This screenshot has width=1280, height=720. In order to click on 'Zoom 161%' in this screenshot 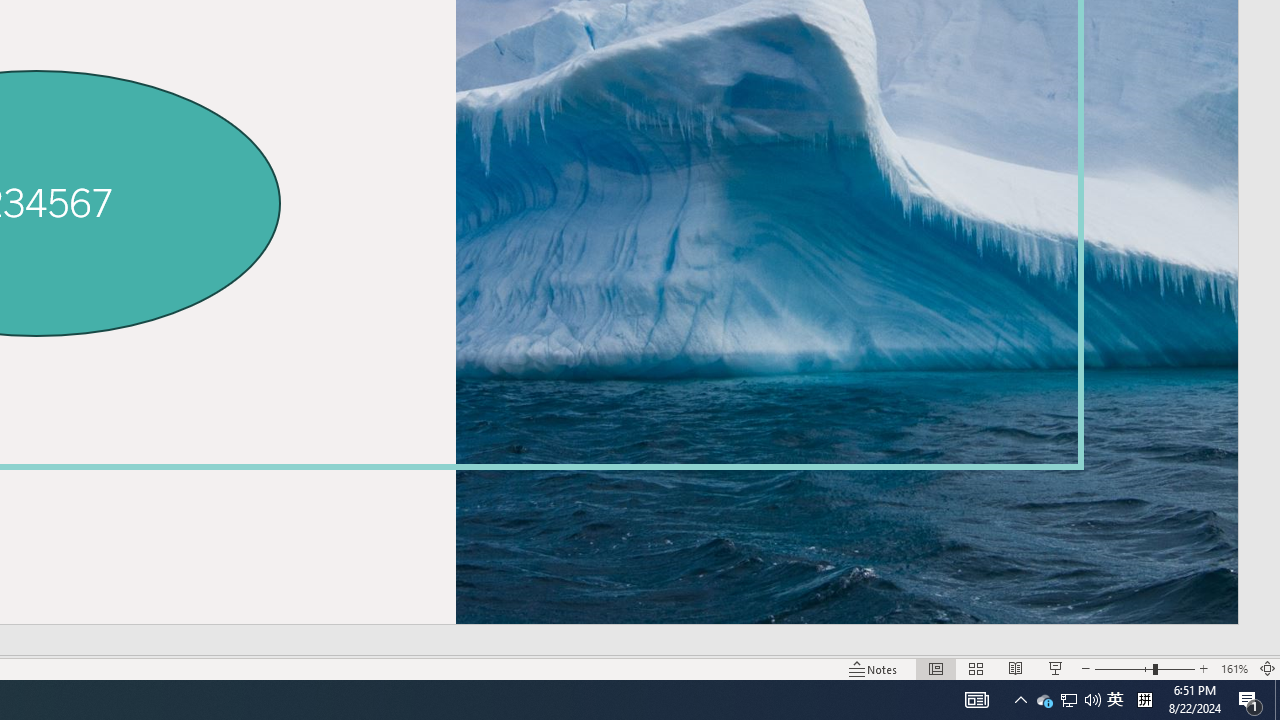, I will do `click(1233, 669)`.